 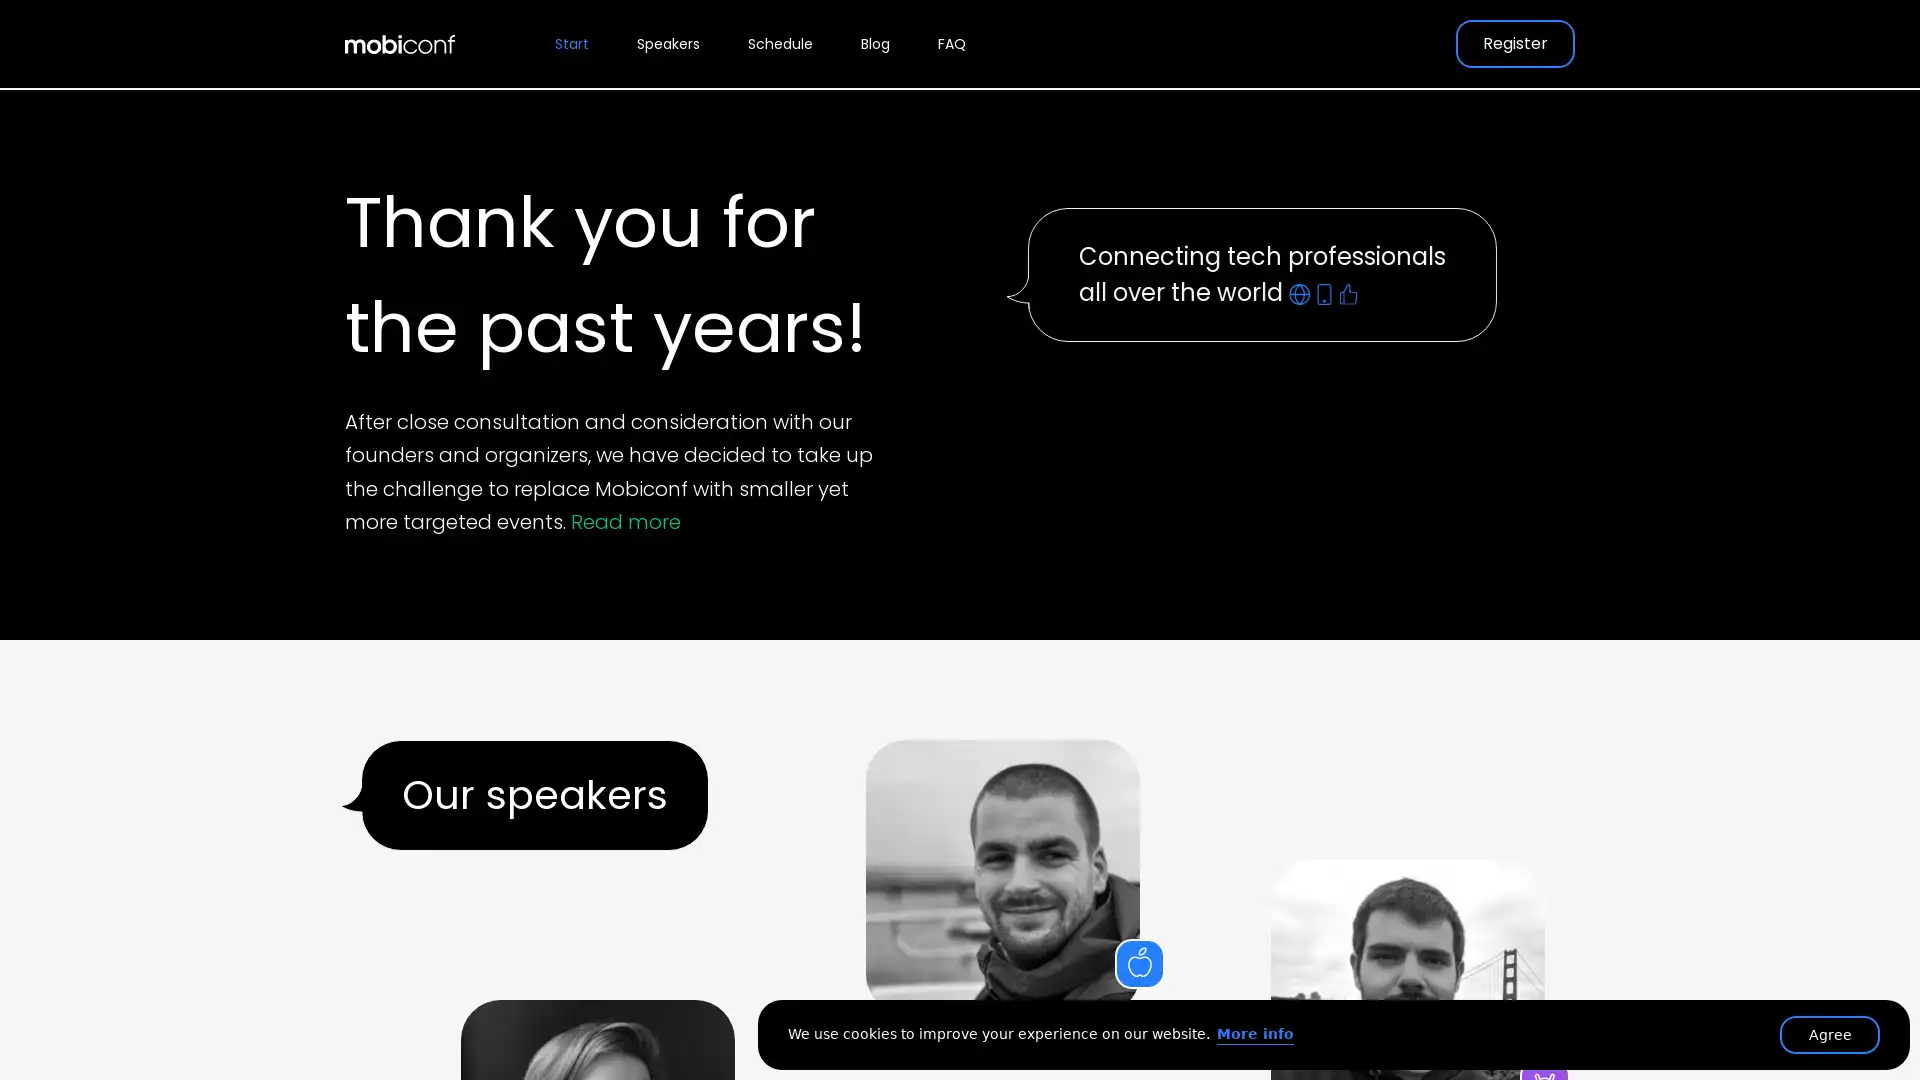 I want to click on Agree, so click(x=1829, y=1034).